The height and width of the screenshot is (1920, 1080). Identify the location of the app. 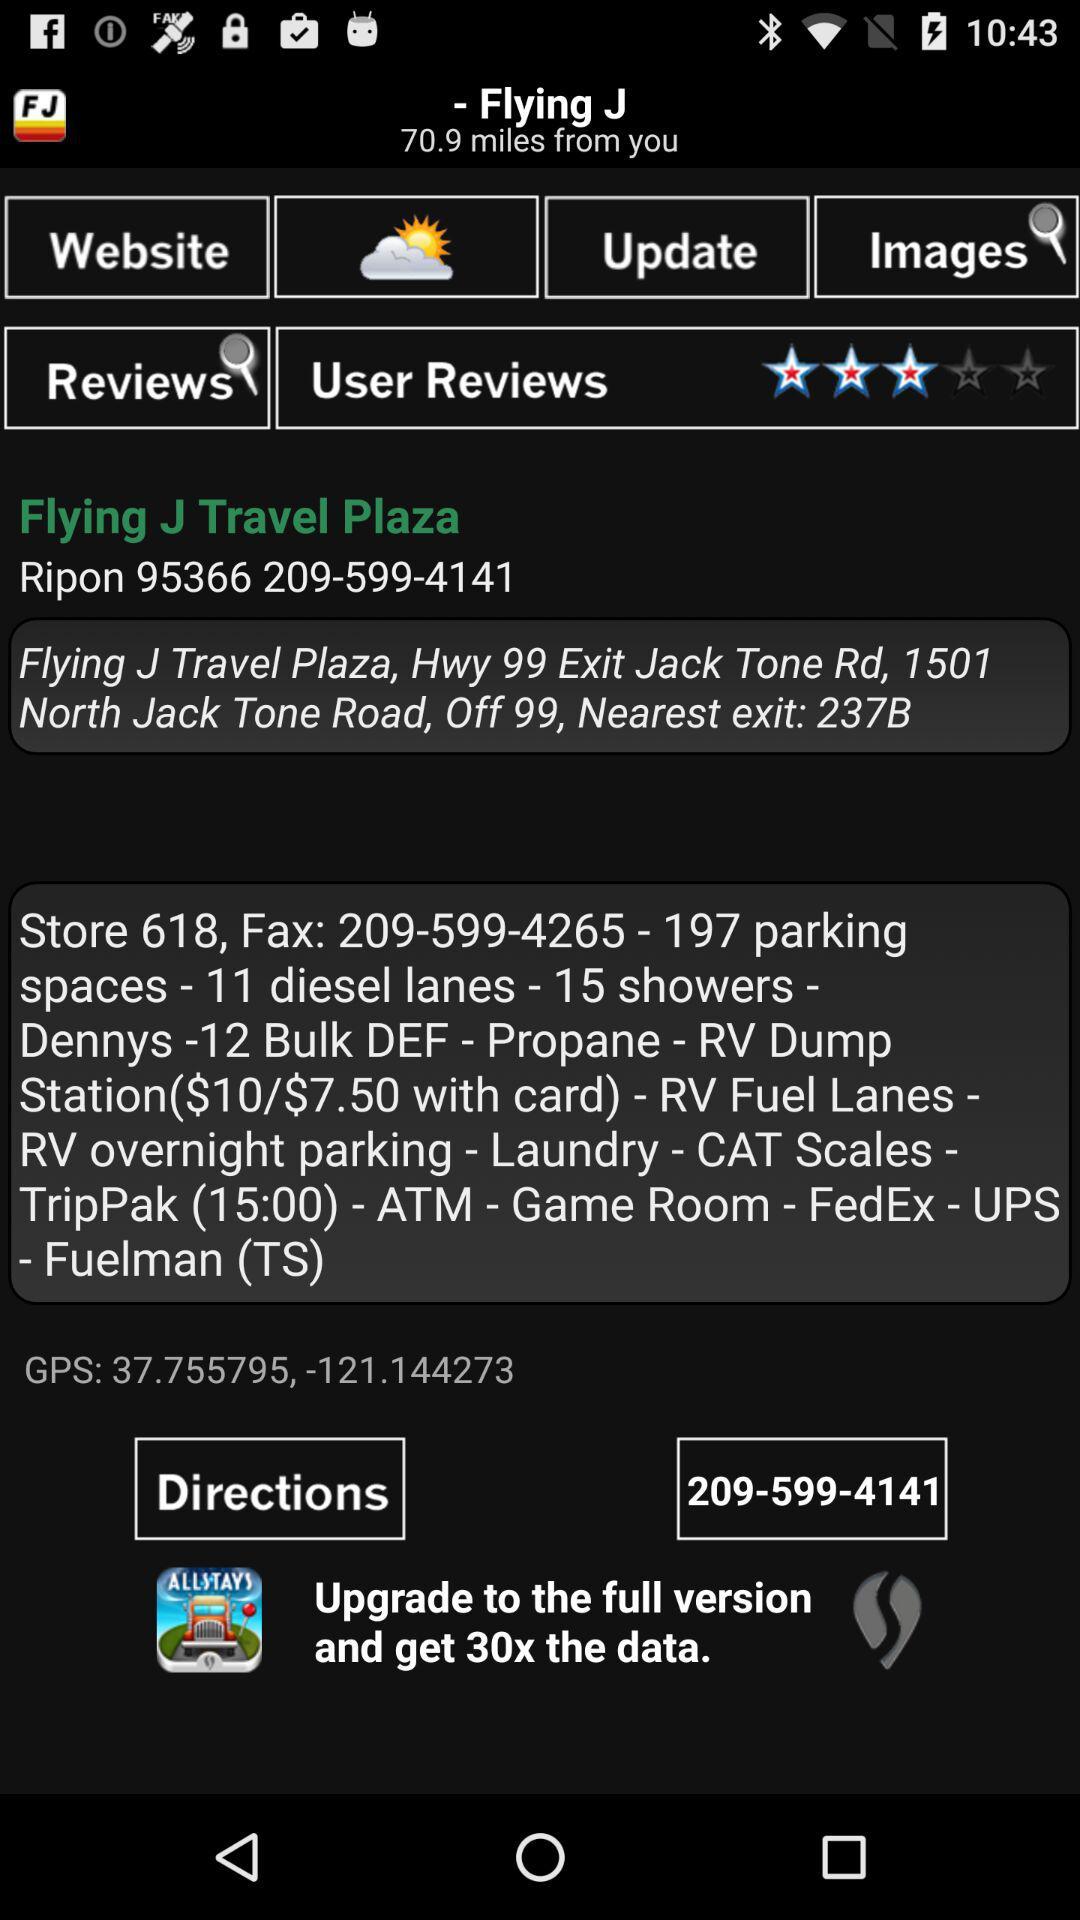
(675, 245).